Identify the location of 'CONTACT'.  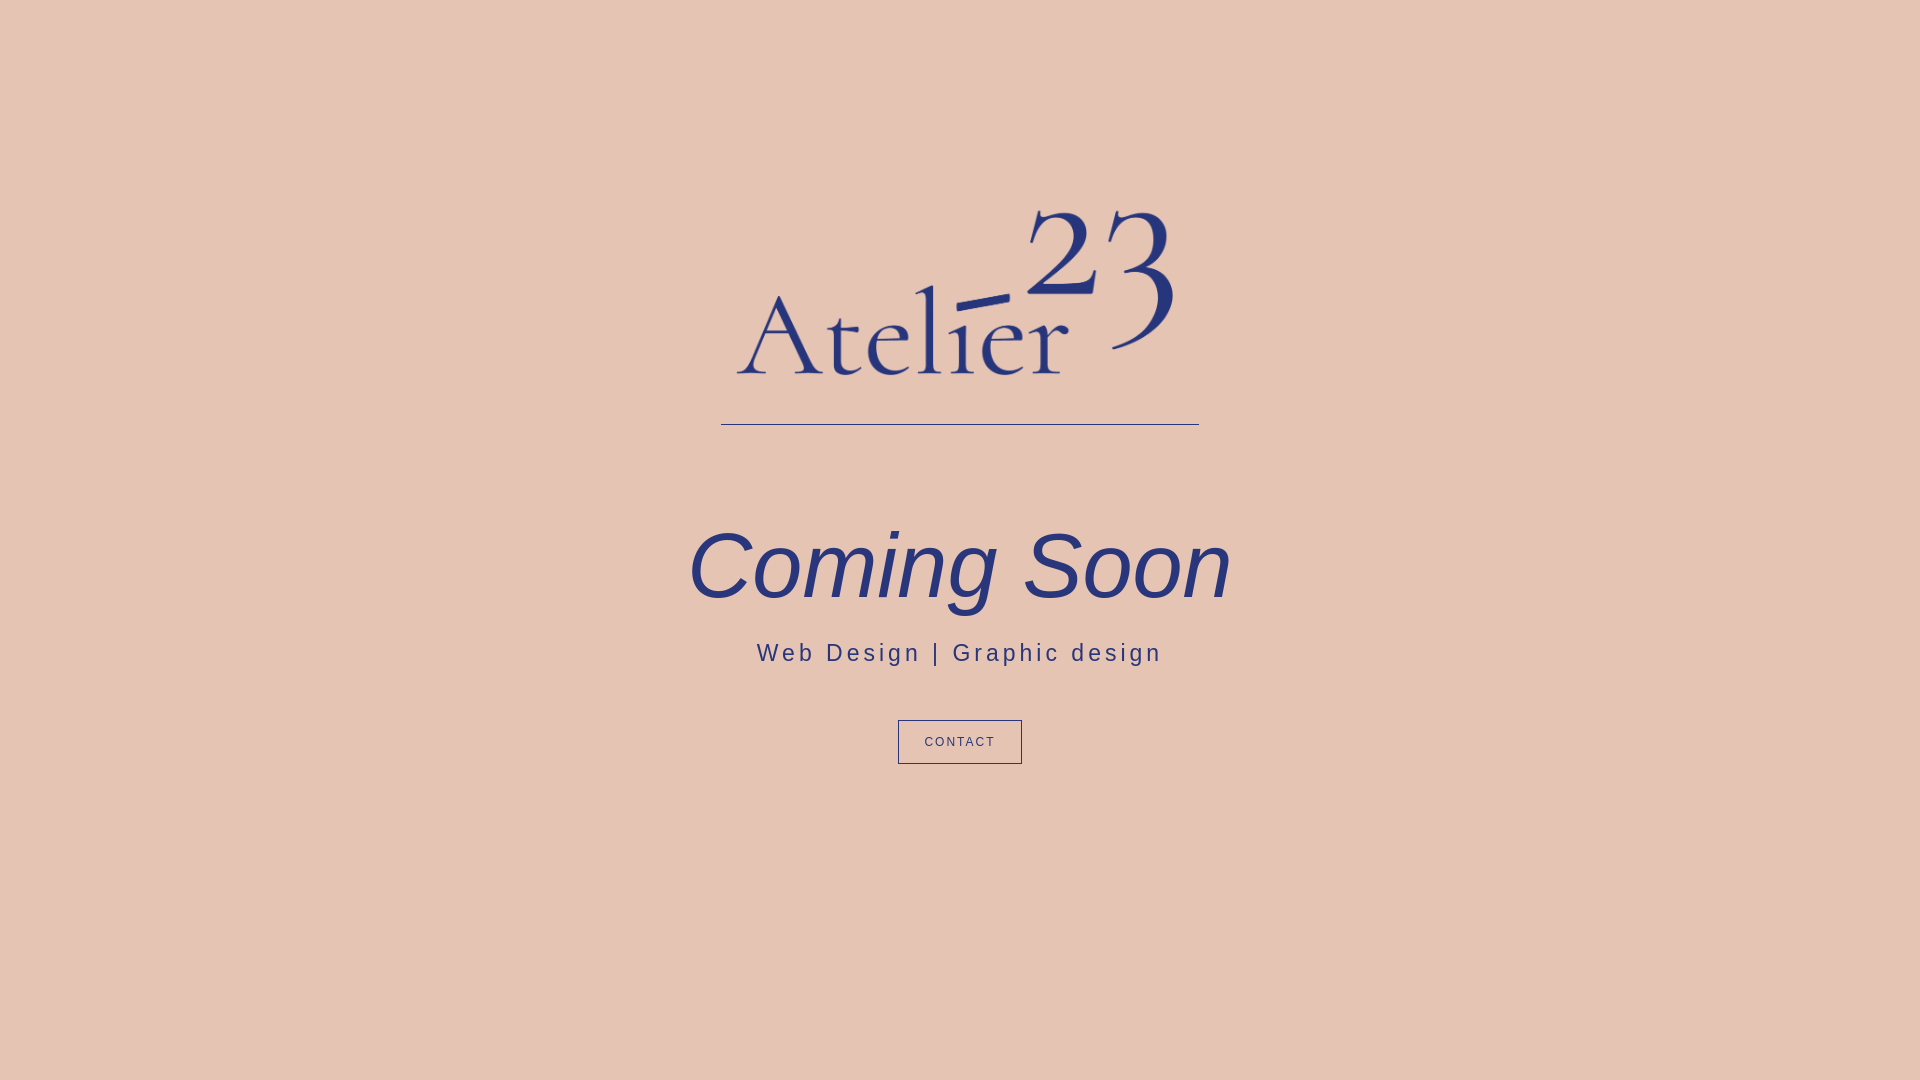
(958, 741).